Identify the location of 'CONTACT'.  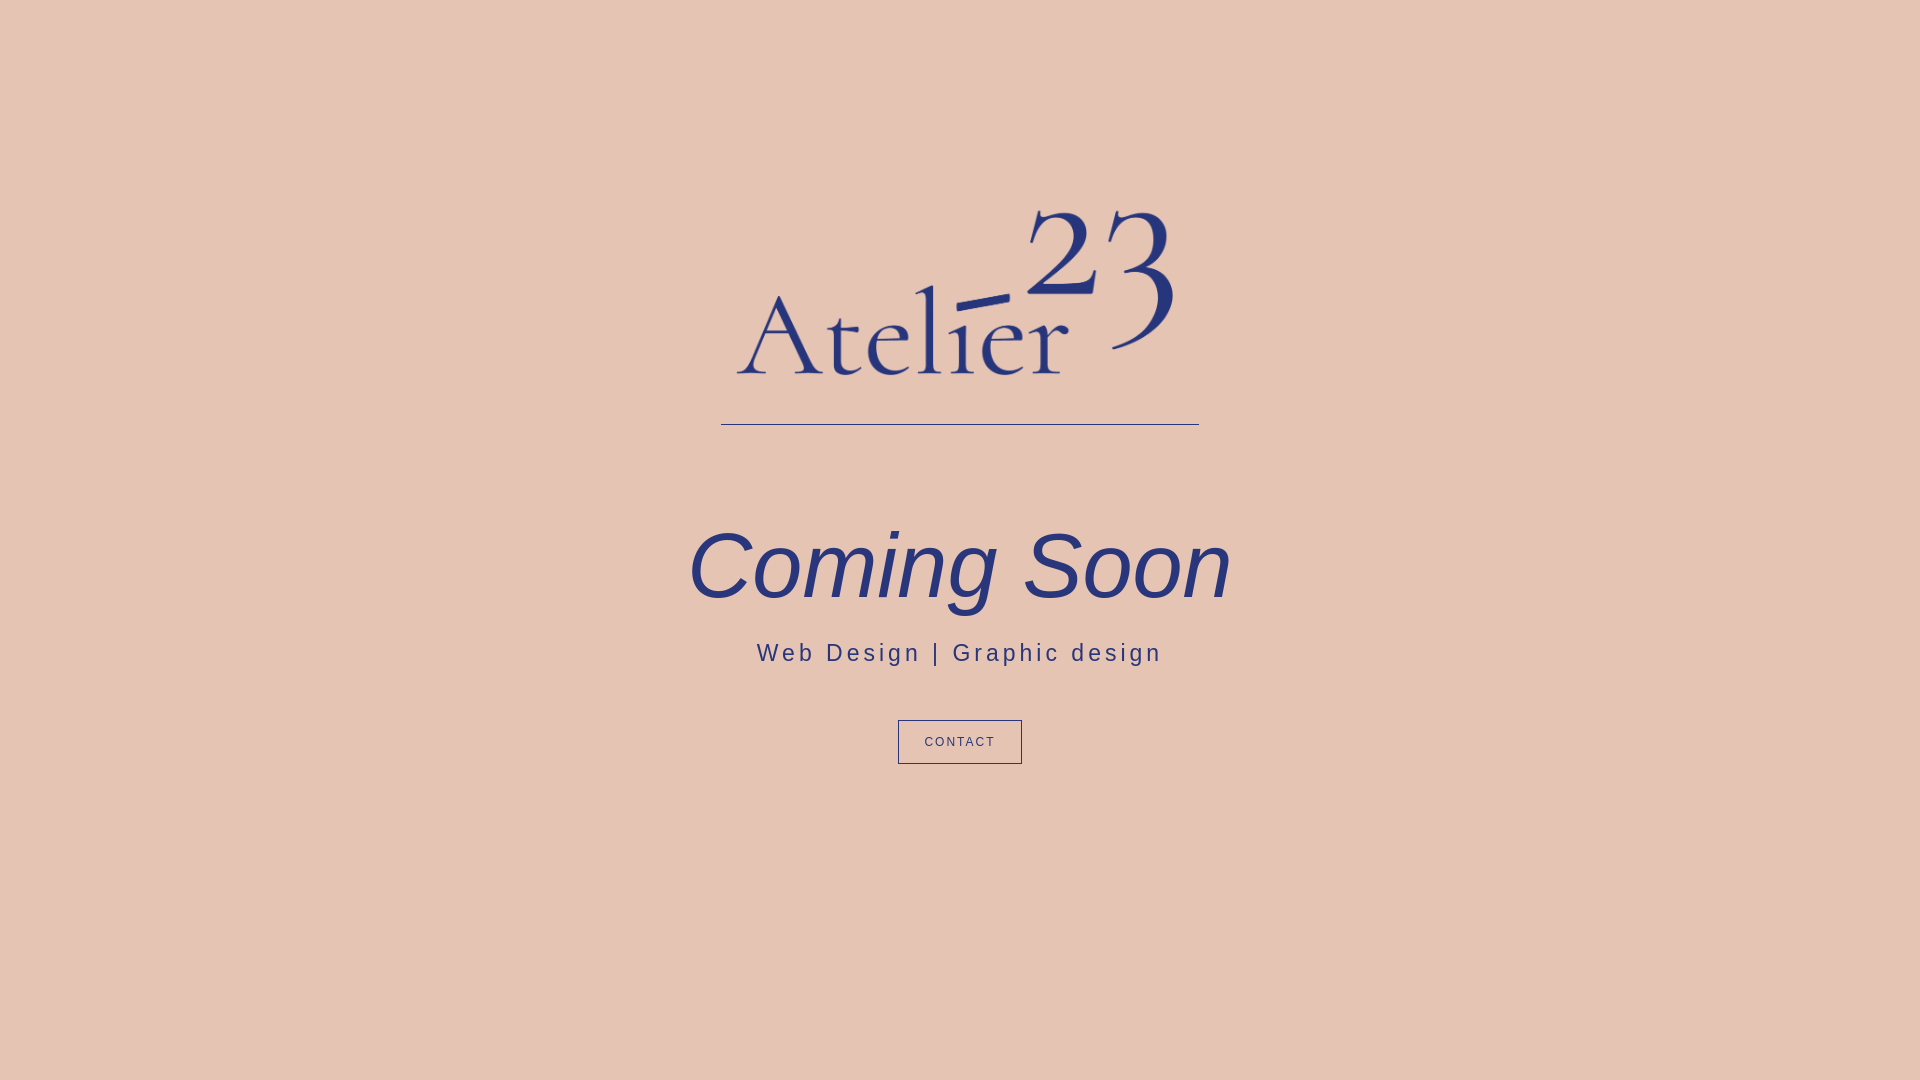
(958, 741).